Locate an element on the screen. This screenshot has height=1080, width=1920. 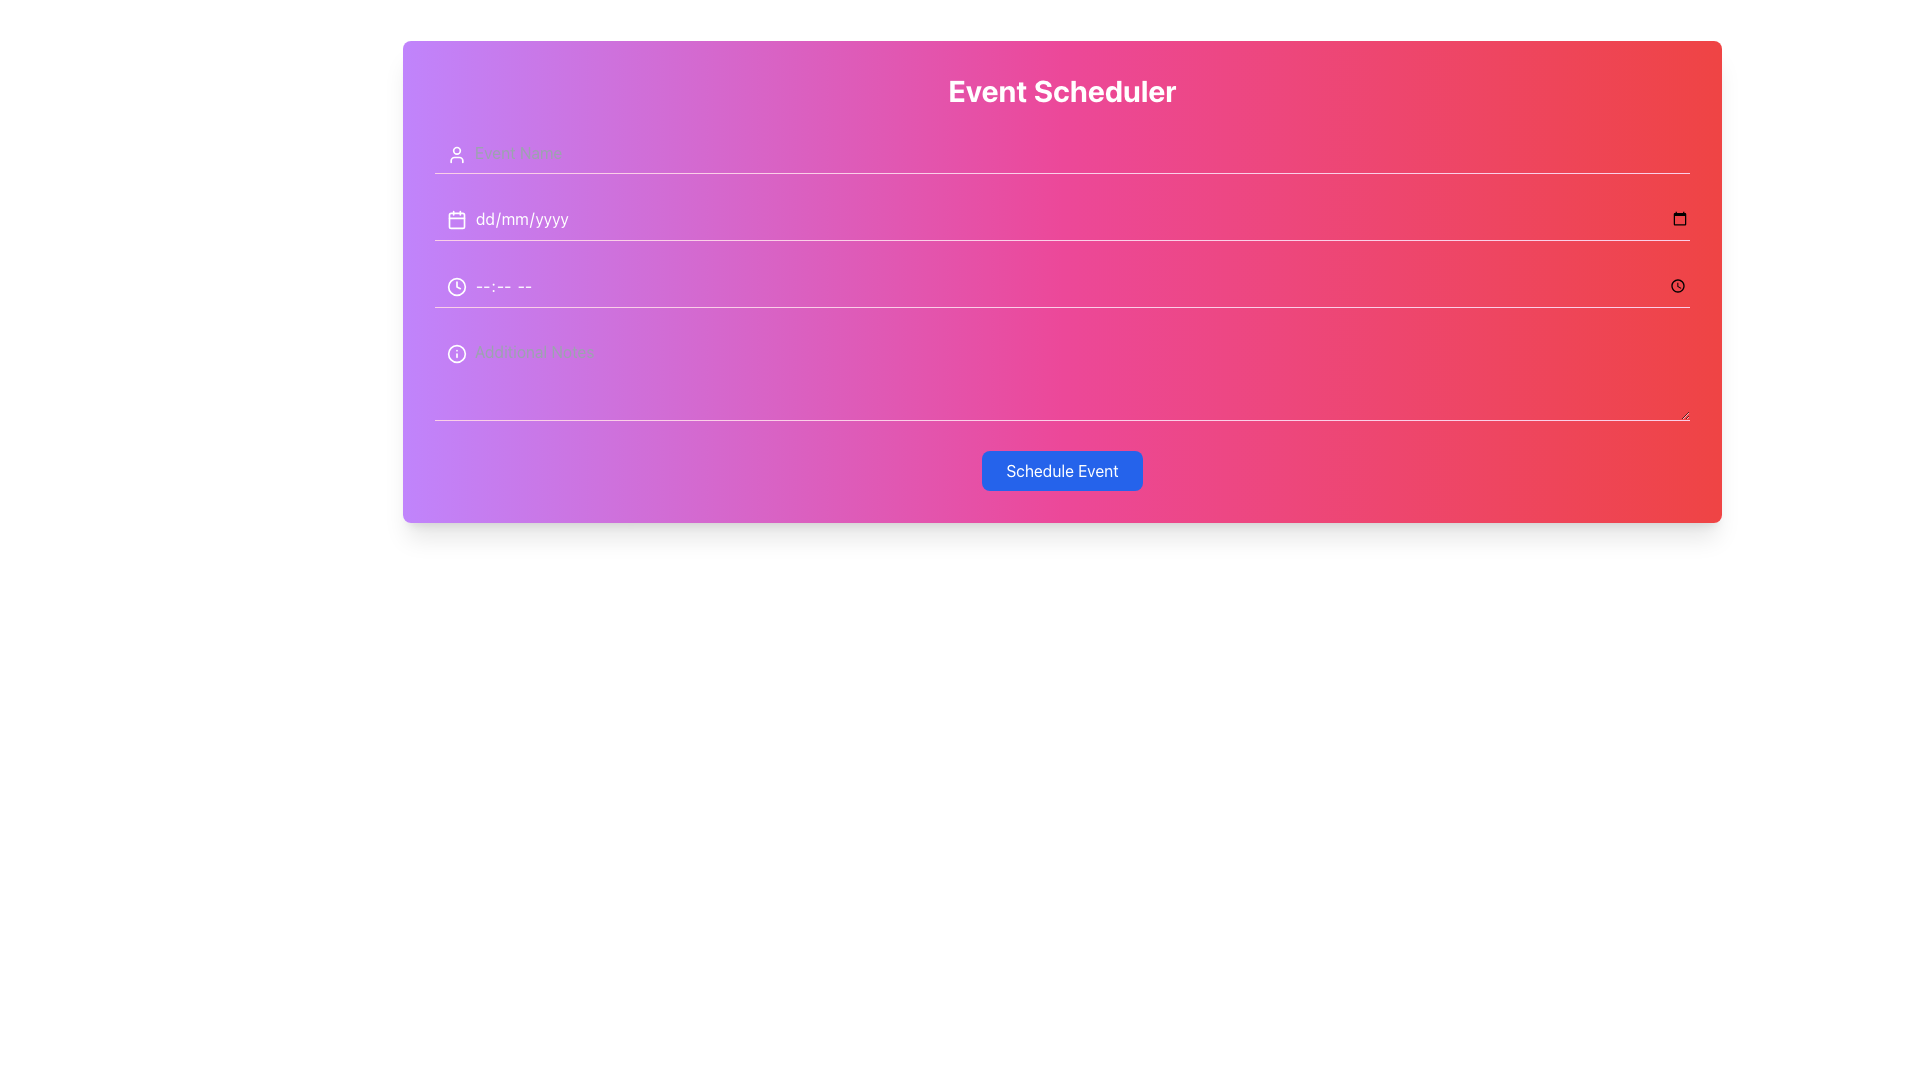
the scheduling button located at the bottom center of the form interface to observe its hover state is located at coordinates (1061, 470).